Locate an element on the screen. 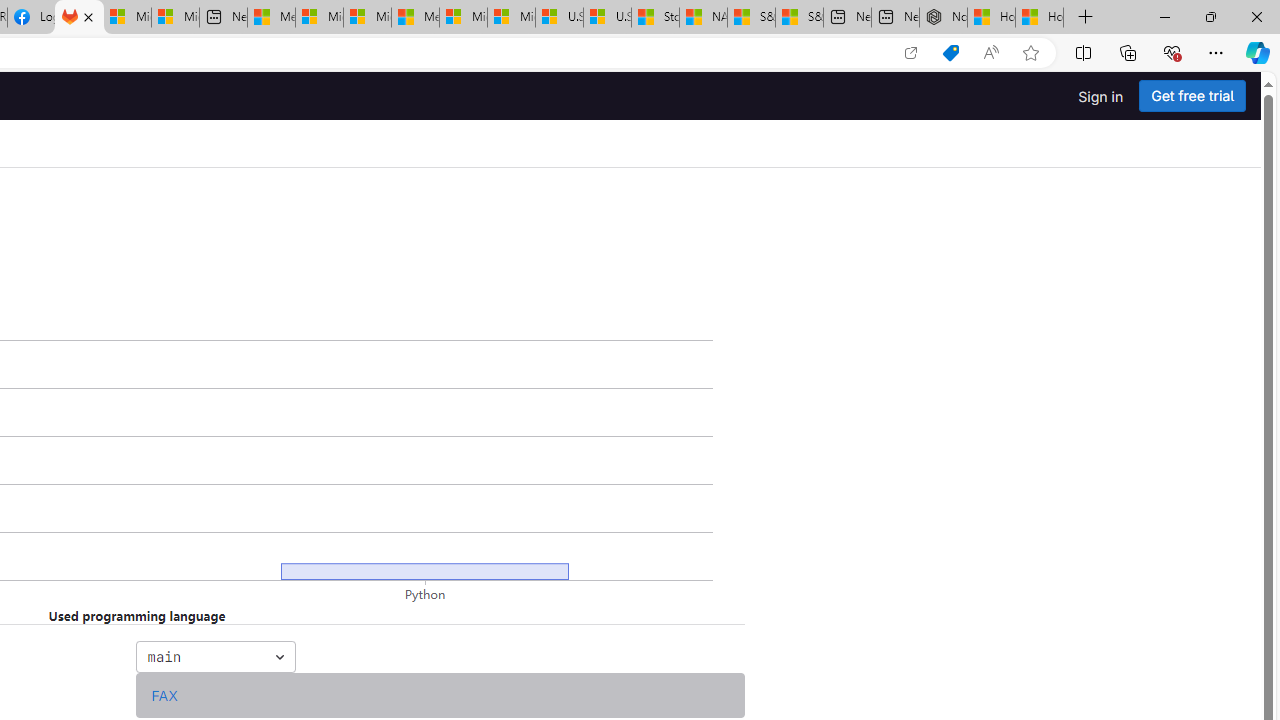 This screenshot has width=1280, height=720. 'Sign in' is located at coordinates (1099, 96).